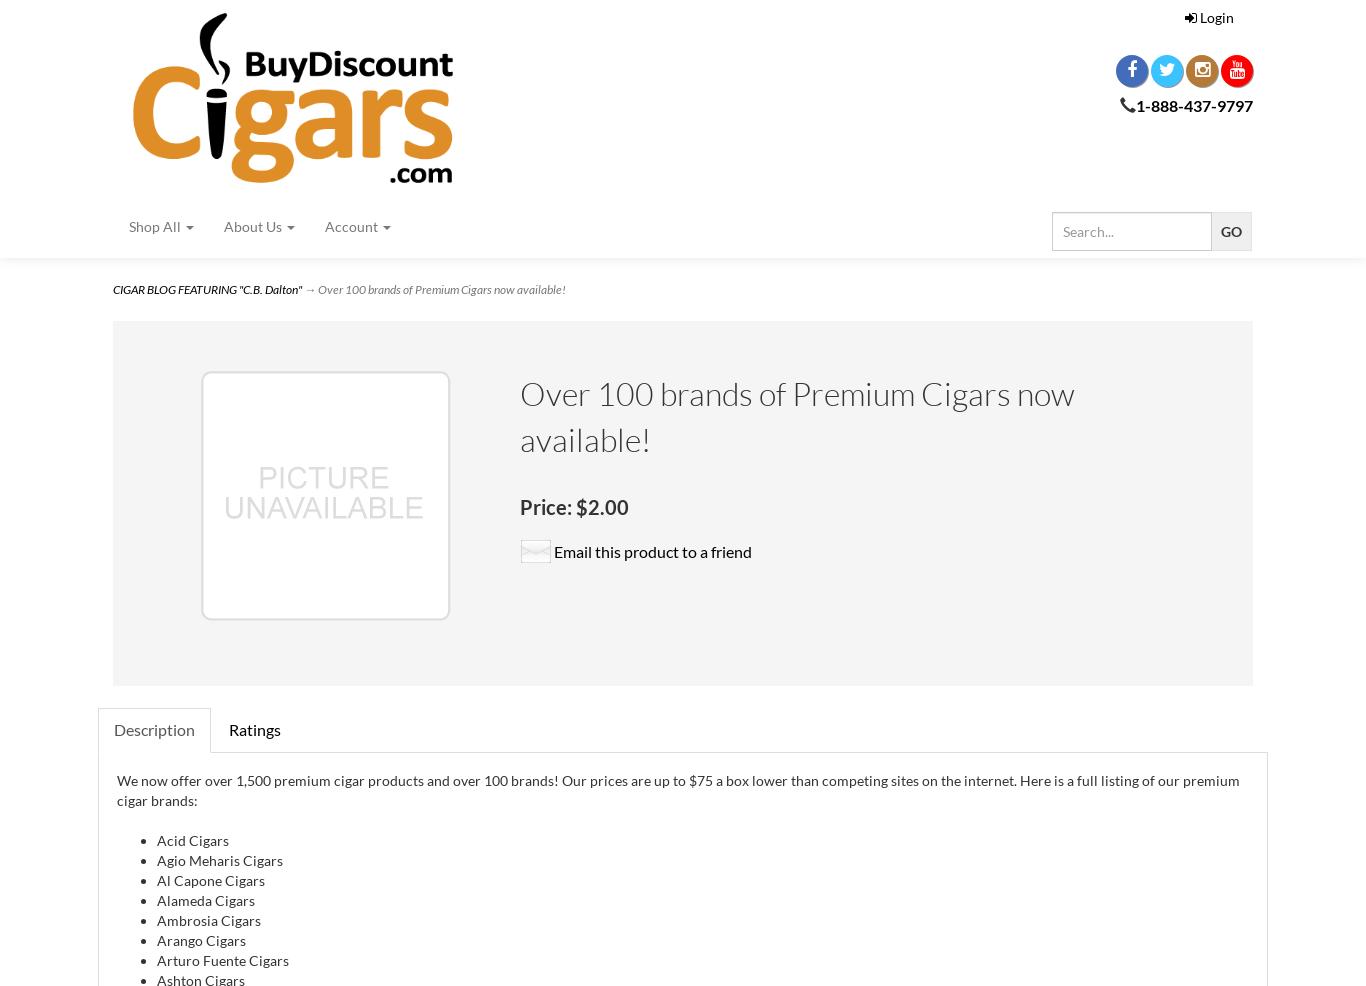 The height and width of the screenshot is (986, 1366). I want to click on 'Shop All', so click(155, 225).